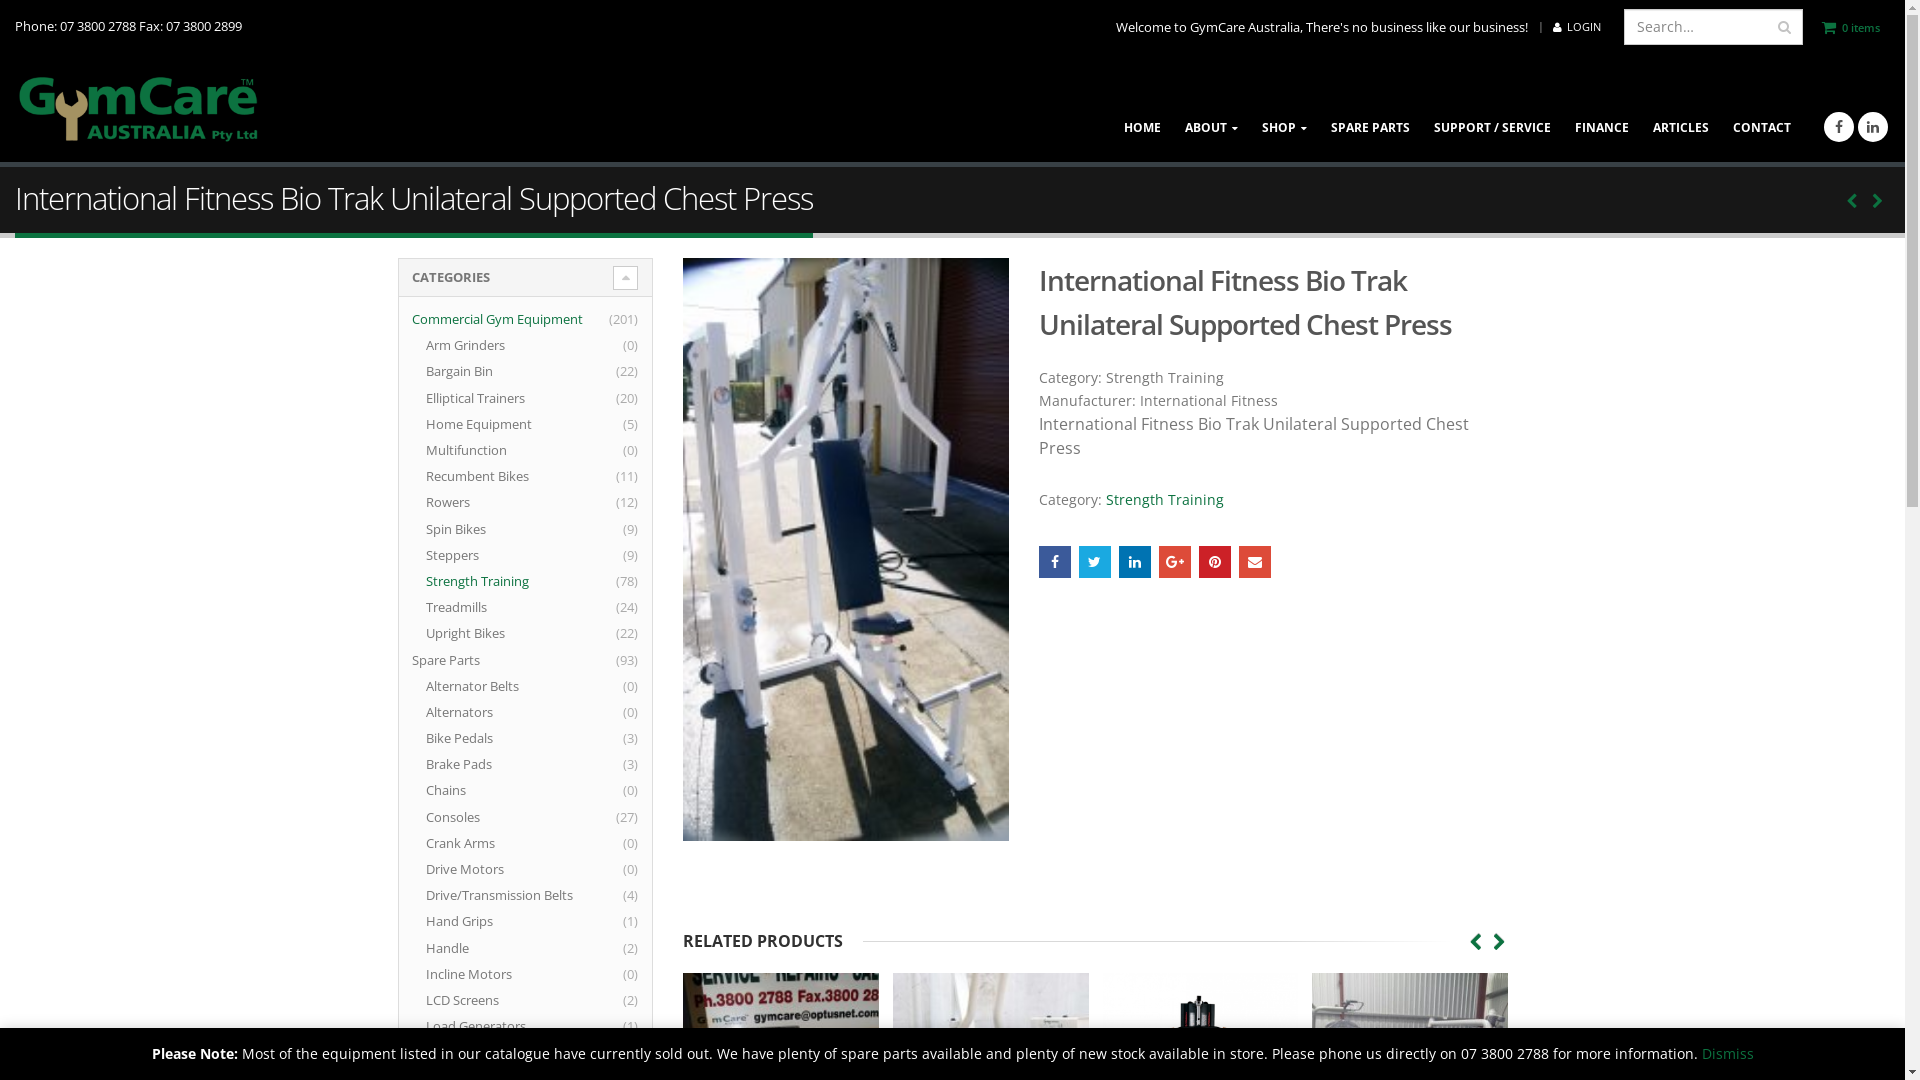  I want to click on 'ABOUT', so click(1172, 108).